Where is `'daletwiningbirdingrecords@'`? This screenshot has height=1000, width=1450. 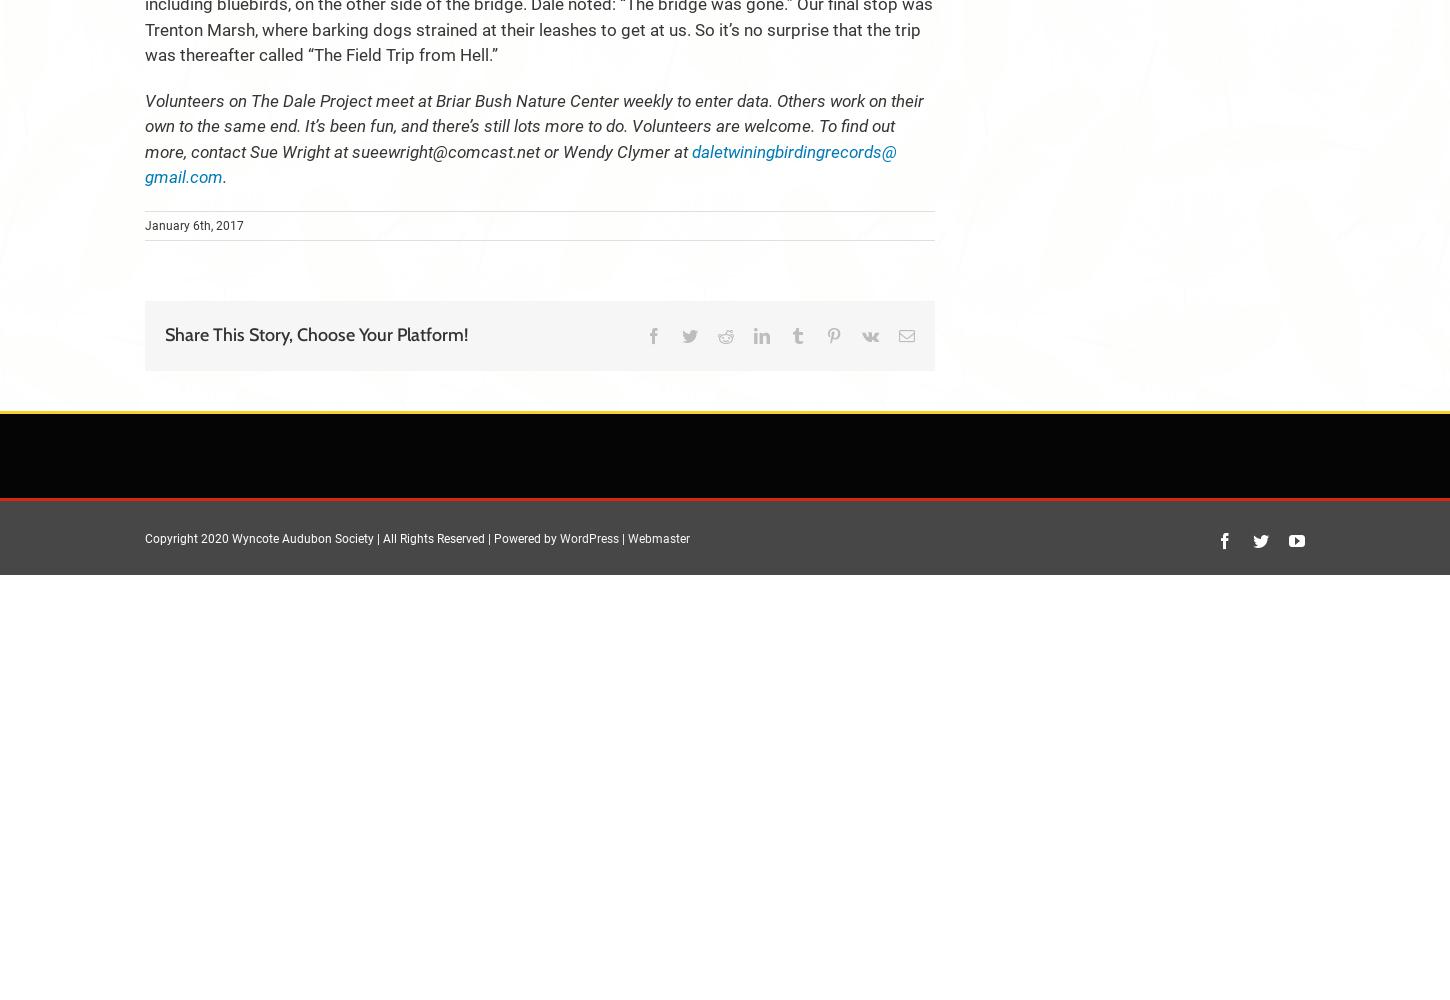 'daletwiningbirdingrecords@' is located at coordinates (690, 151).